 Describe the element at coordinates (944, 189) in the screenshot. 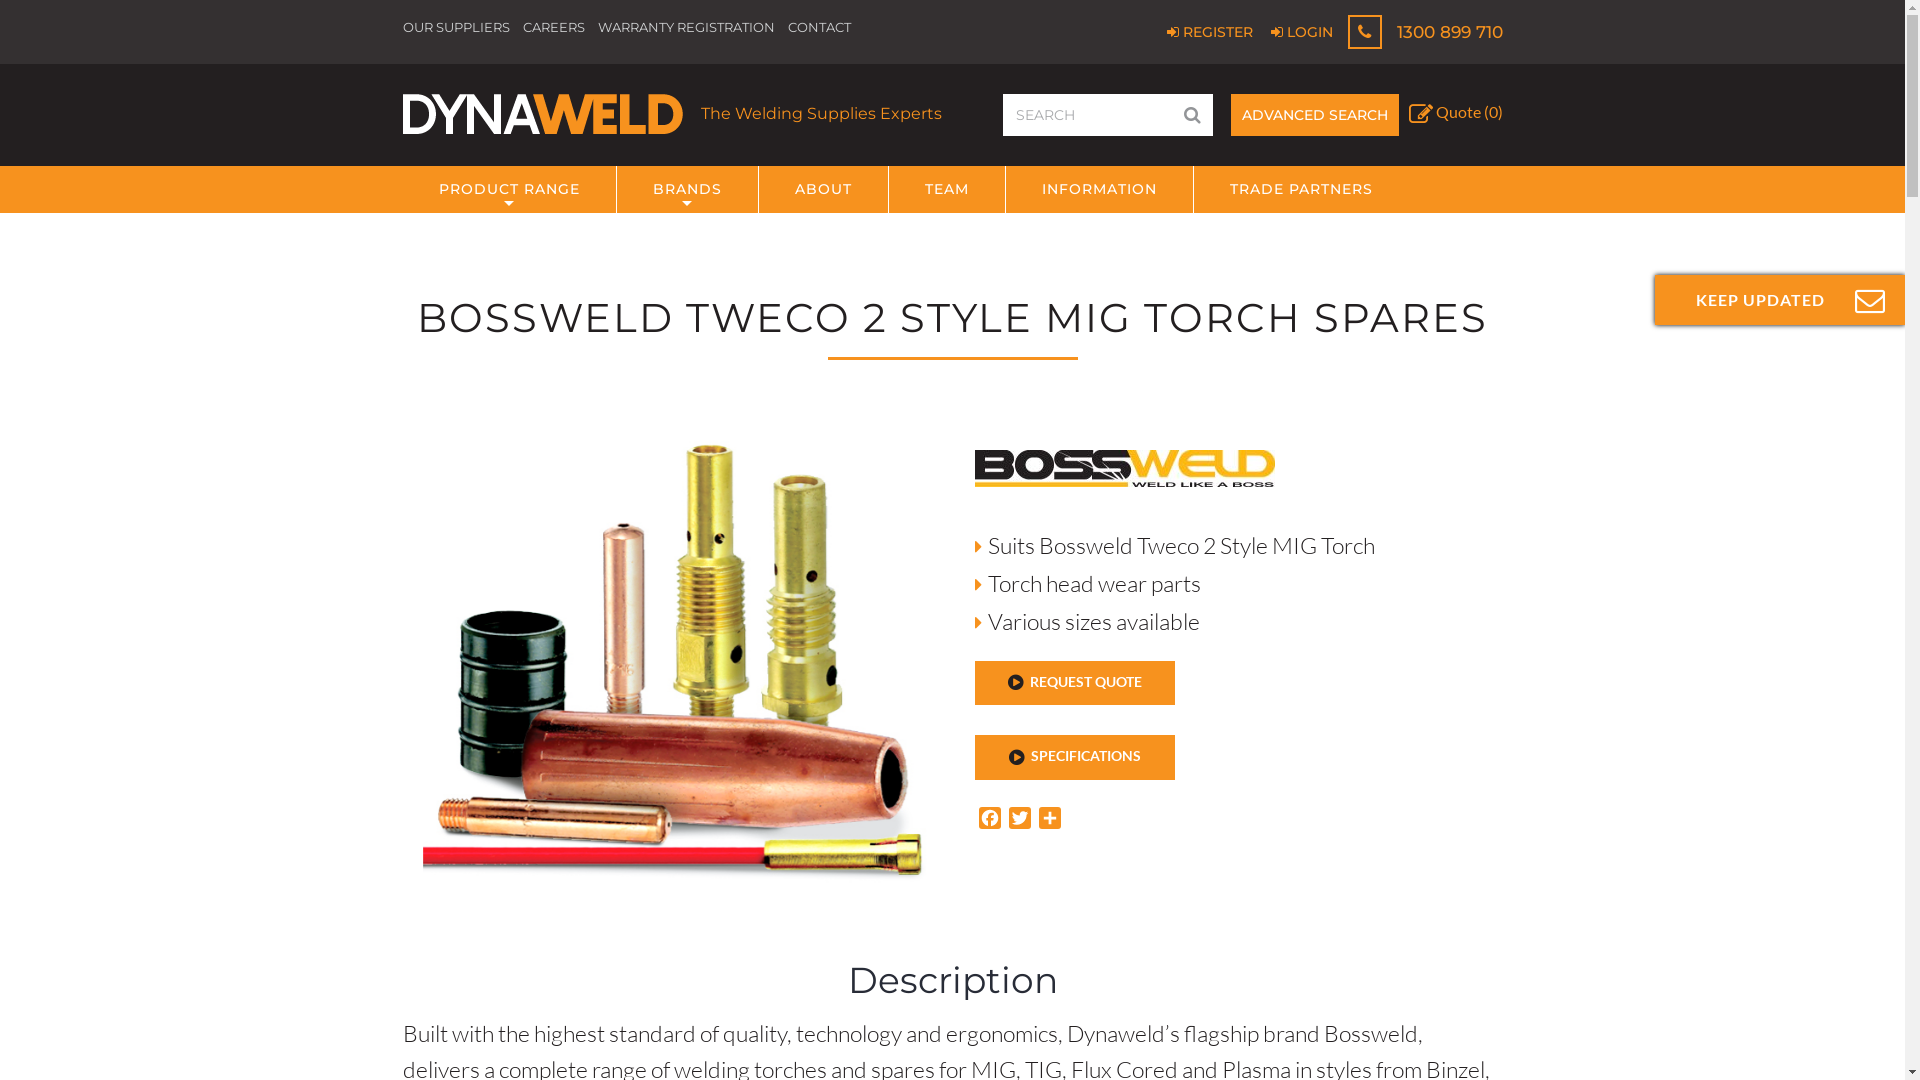

I see `'TEAM'` at that location.